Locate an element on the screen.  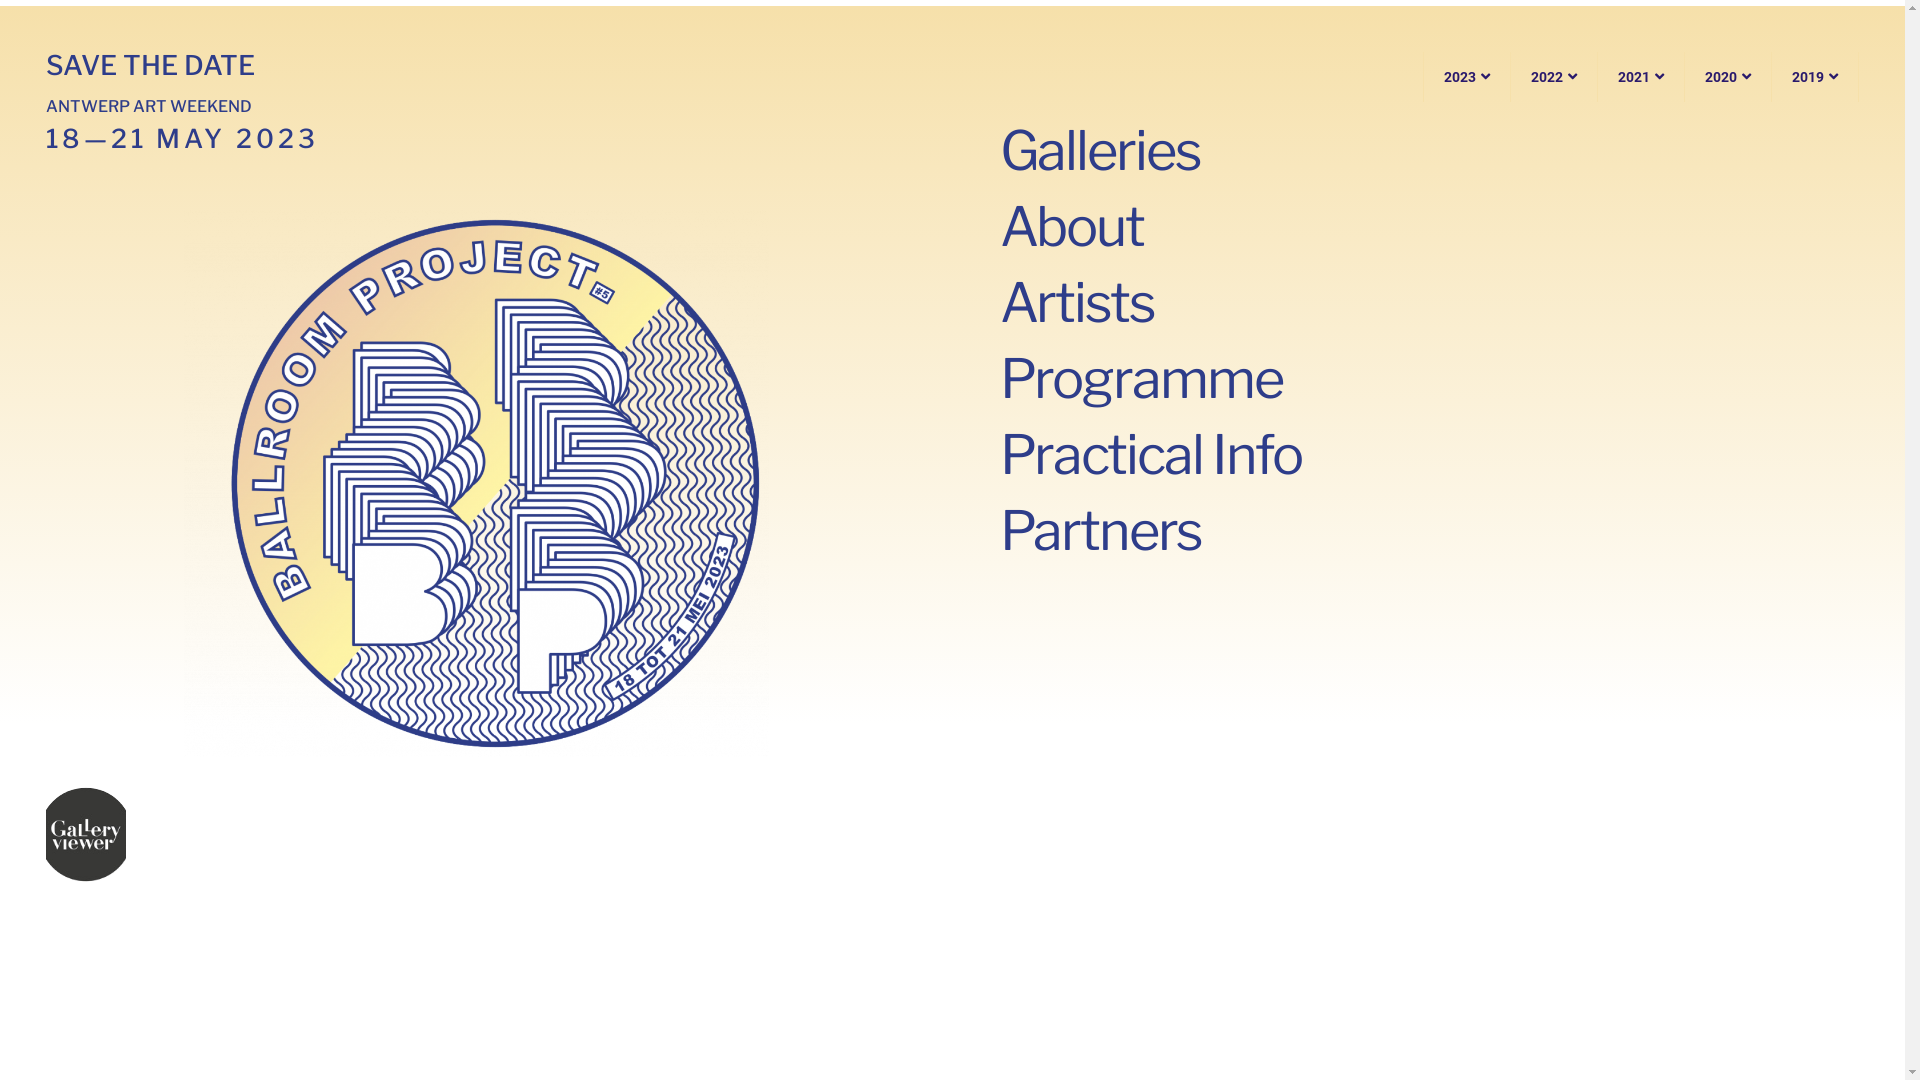
'2020' is located at coordinates (1727, 76).